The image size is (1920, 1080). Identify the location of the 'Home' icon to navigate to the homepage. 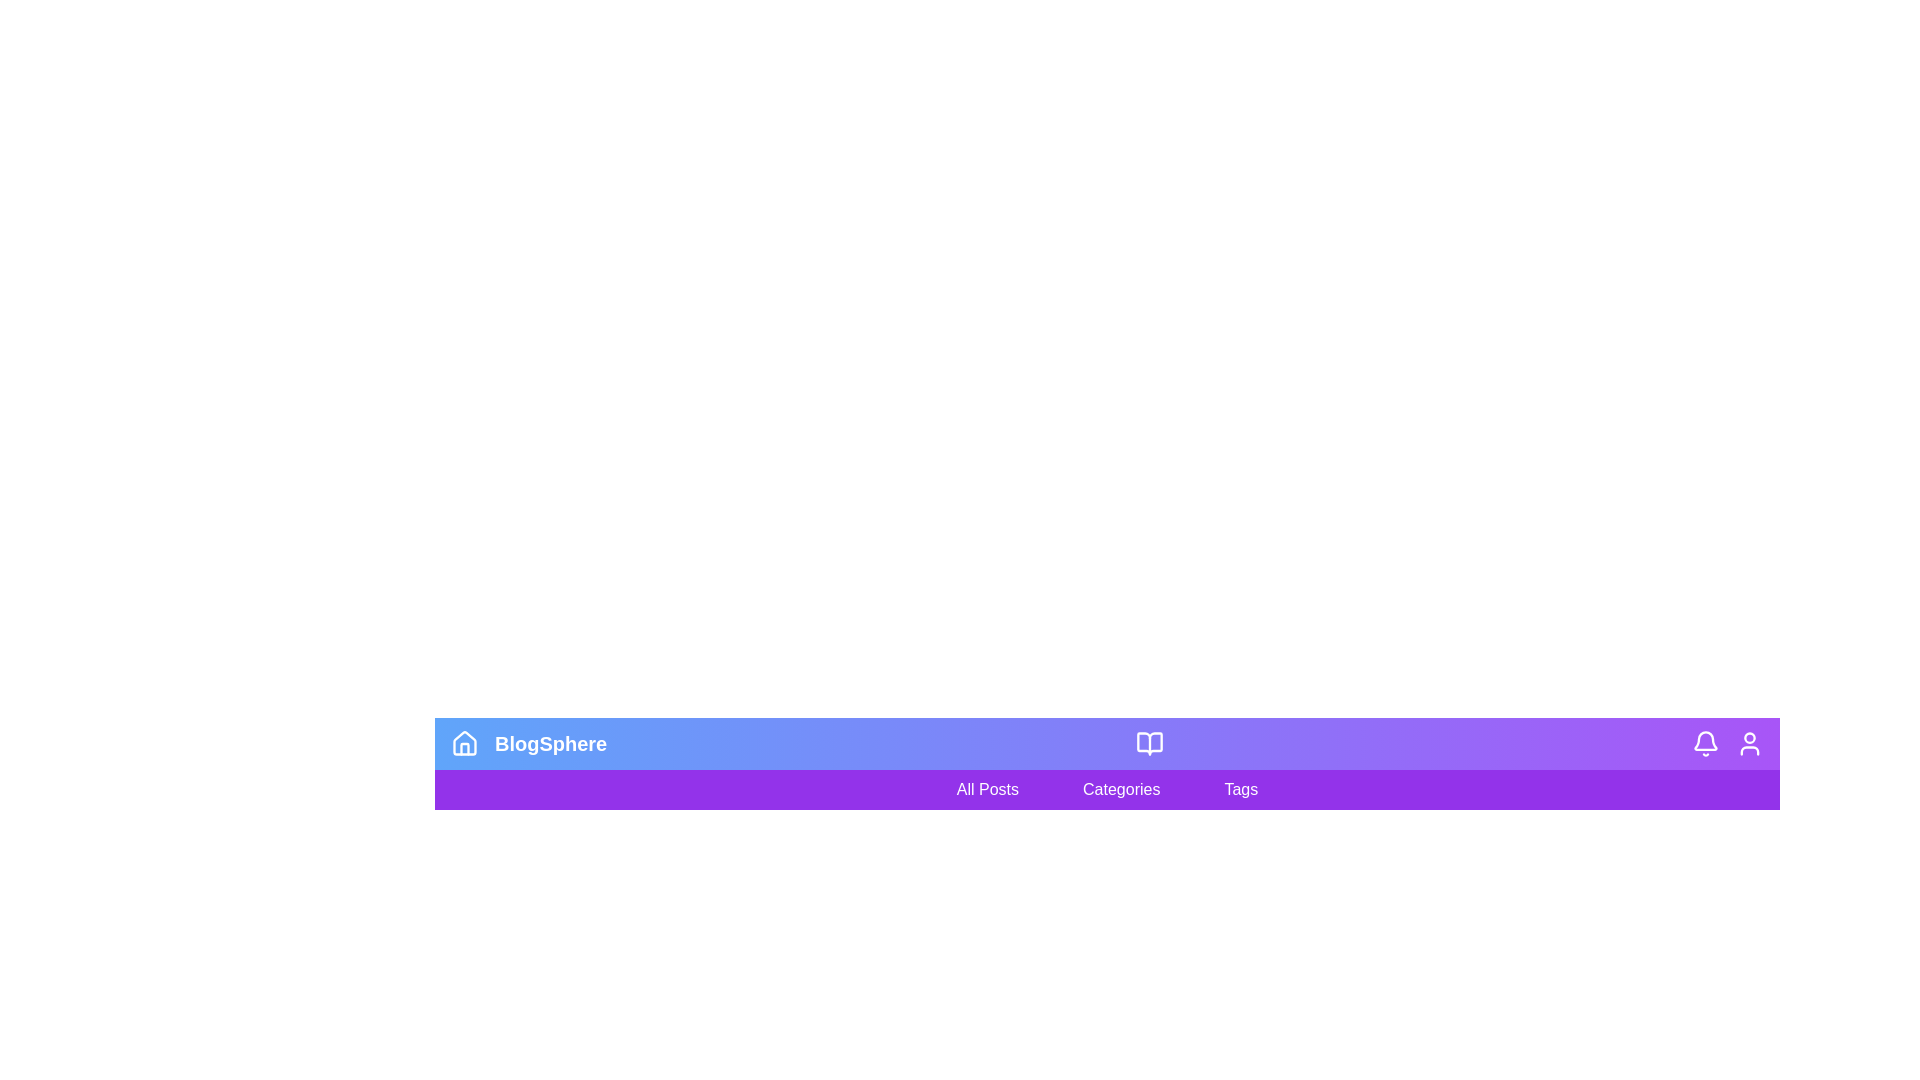
(464, 744).